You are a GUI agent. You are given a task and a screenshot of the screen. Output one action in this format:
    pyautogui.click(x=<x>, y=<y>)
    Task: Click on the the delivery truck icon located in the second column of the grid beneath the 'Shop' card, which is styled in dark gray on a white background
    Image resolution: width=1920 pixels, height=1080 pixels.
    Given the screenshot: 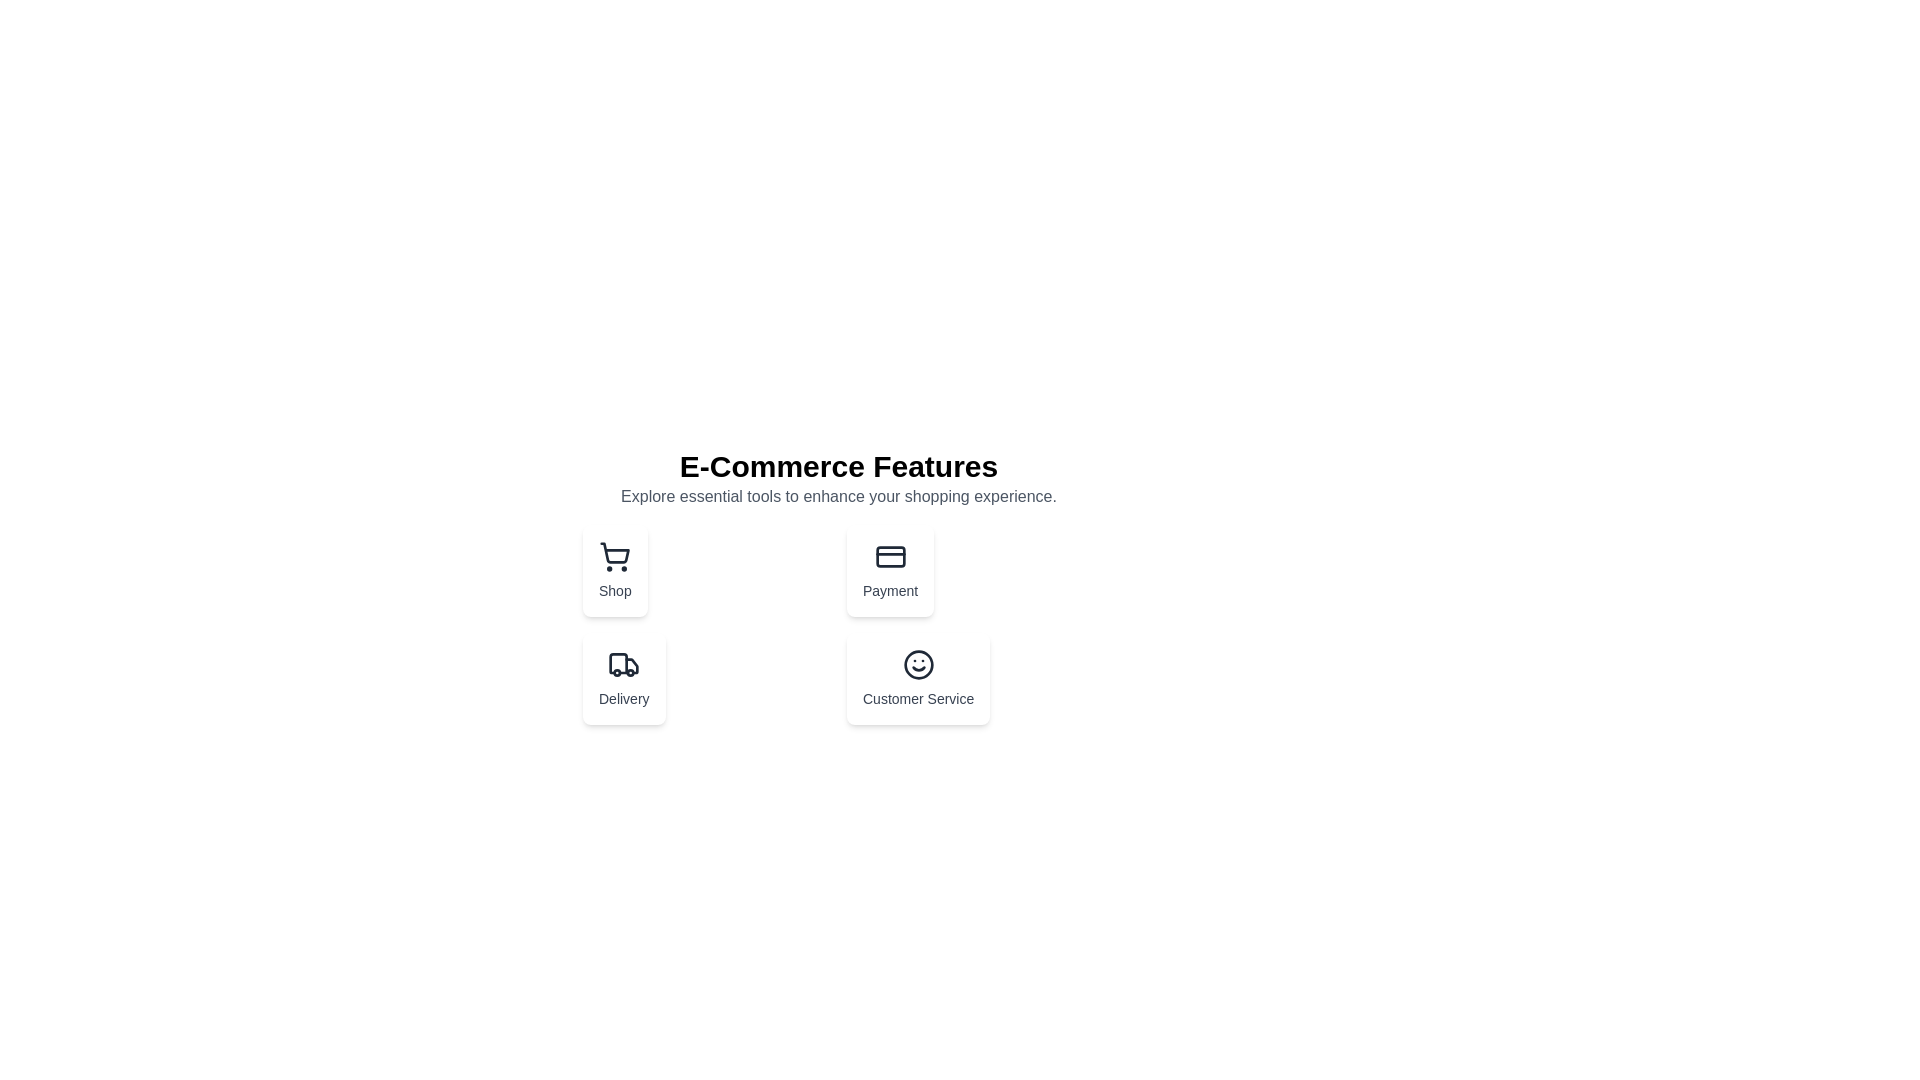 What is the action you would take?
    pyautogui.click(x=623, y=664)
    